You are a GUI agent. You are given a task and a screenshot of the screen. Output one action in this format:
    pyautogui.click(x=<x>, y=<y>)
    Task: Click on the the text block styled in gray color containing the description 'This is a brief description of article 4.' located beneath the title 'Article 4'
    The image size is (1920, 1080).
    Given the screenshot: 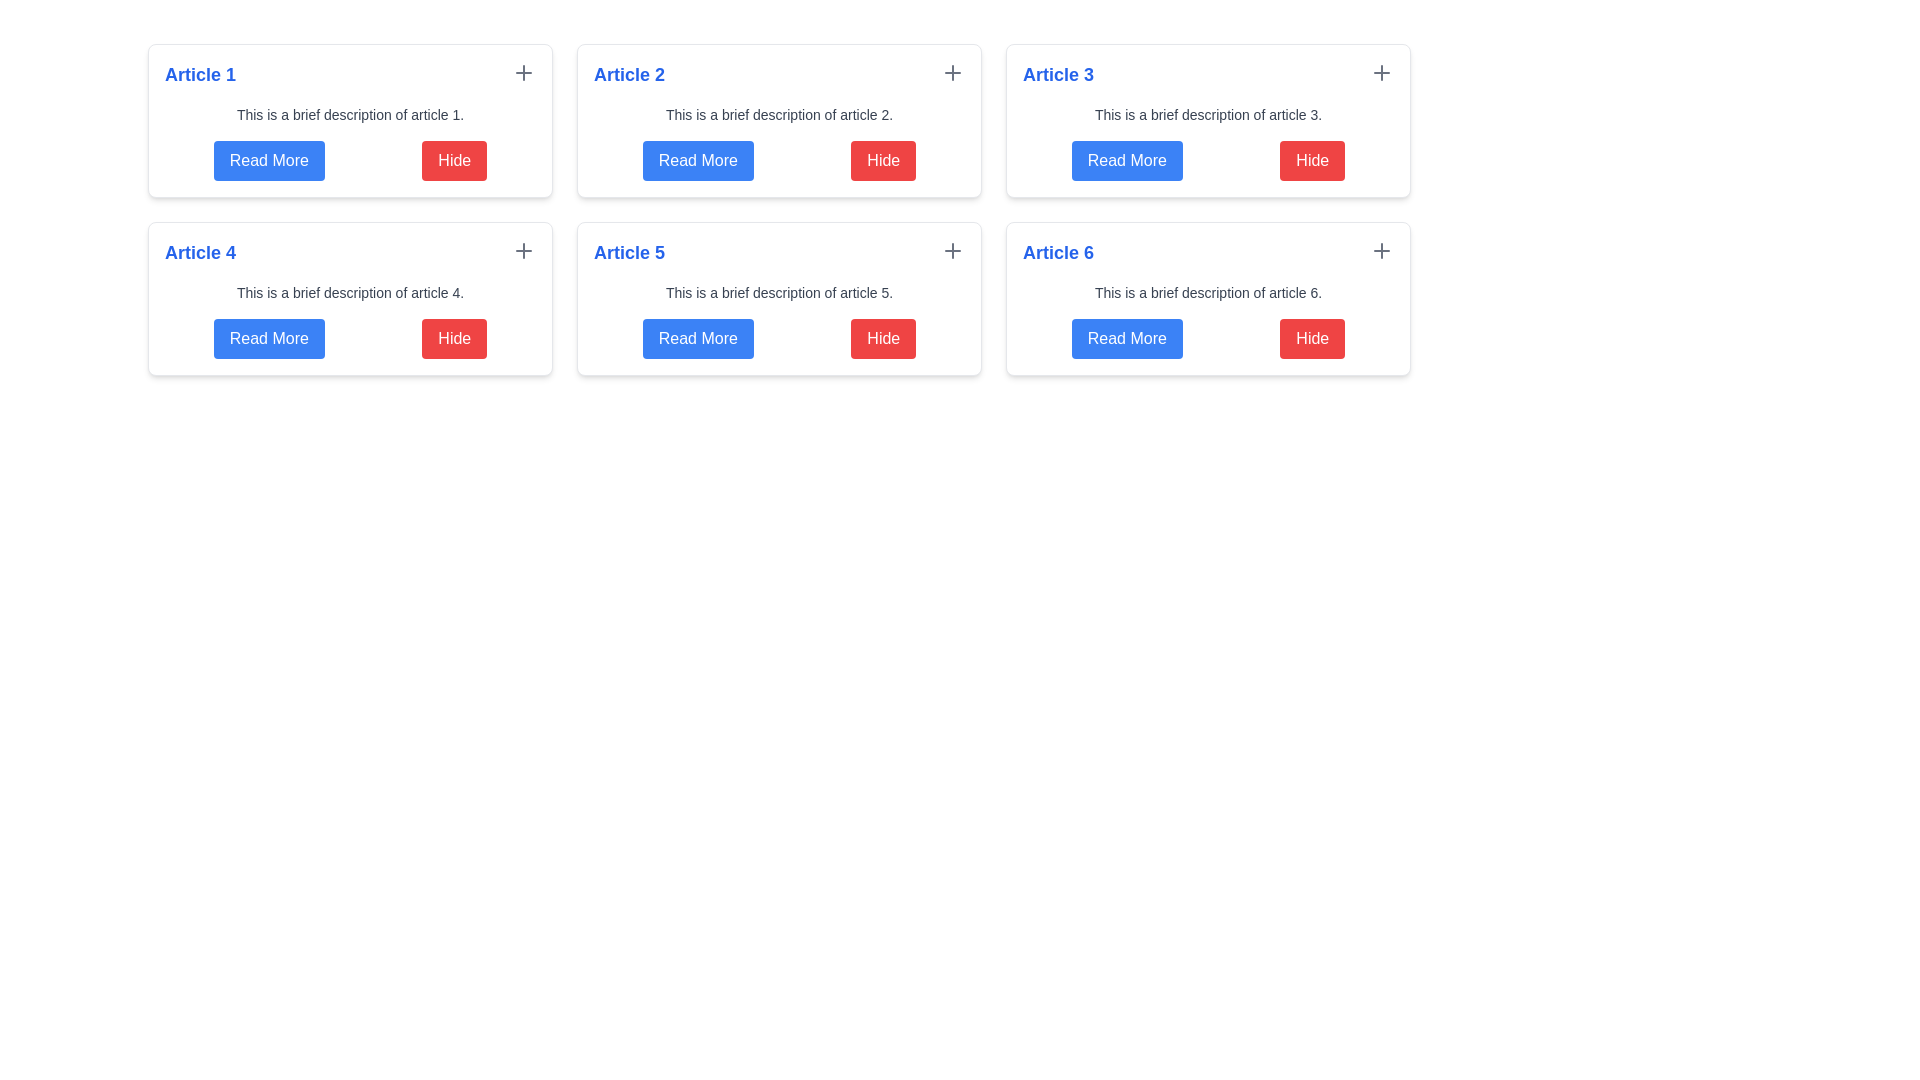 What is the action you would take?
    pyautogui.click(x=350, y=293)
    